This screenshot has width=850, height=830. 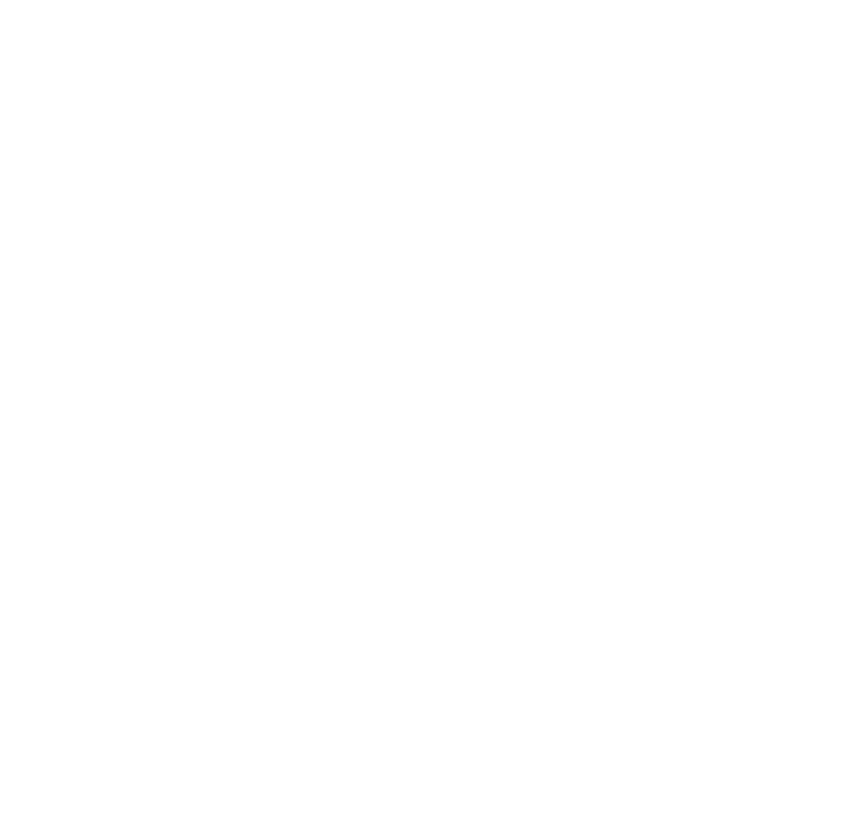 I want to click on 'Centrifuge/rotor compatible with 96-well plates', so click(x=494, y=334).